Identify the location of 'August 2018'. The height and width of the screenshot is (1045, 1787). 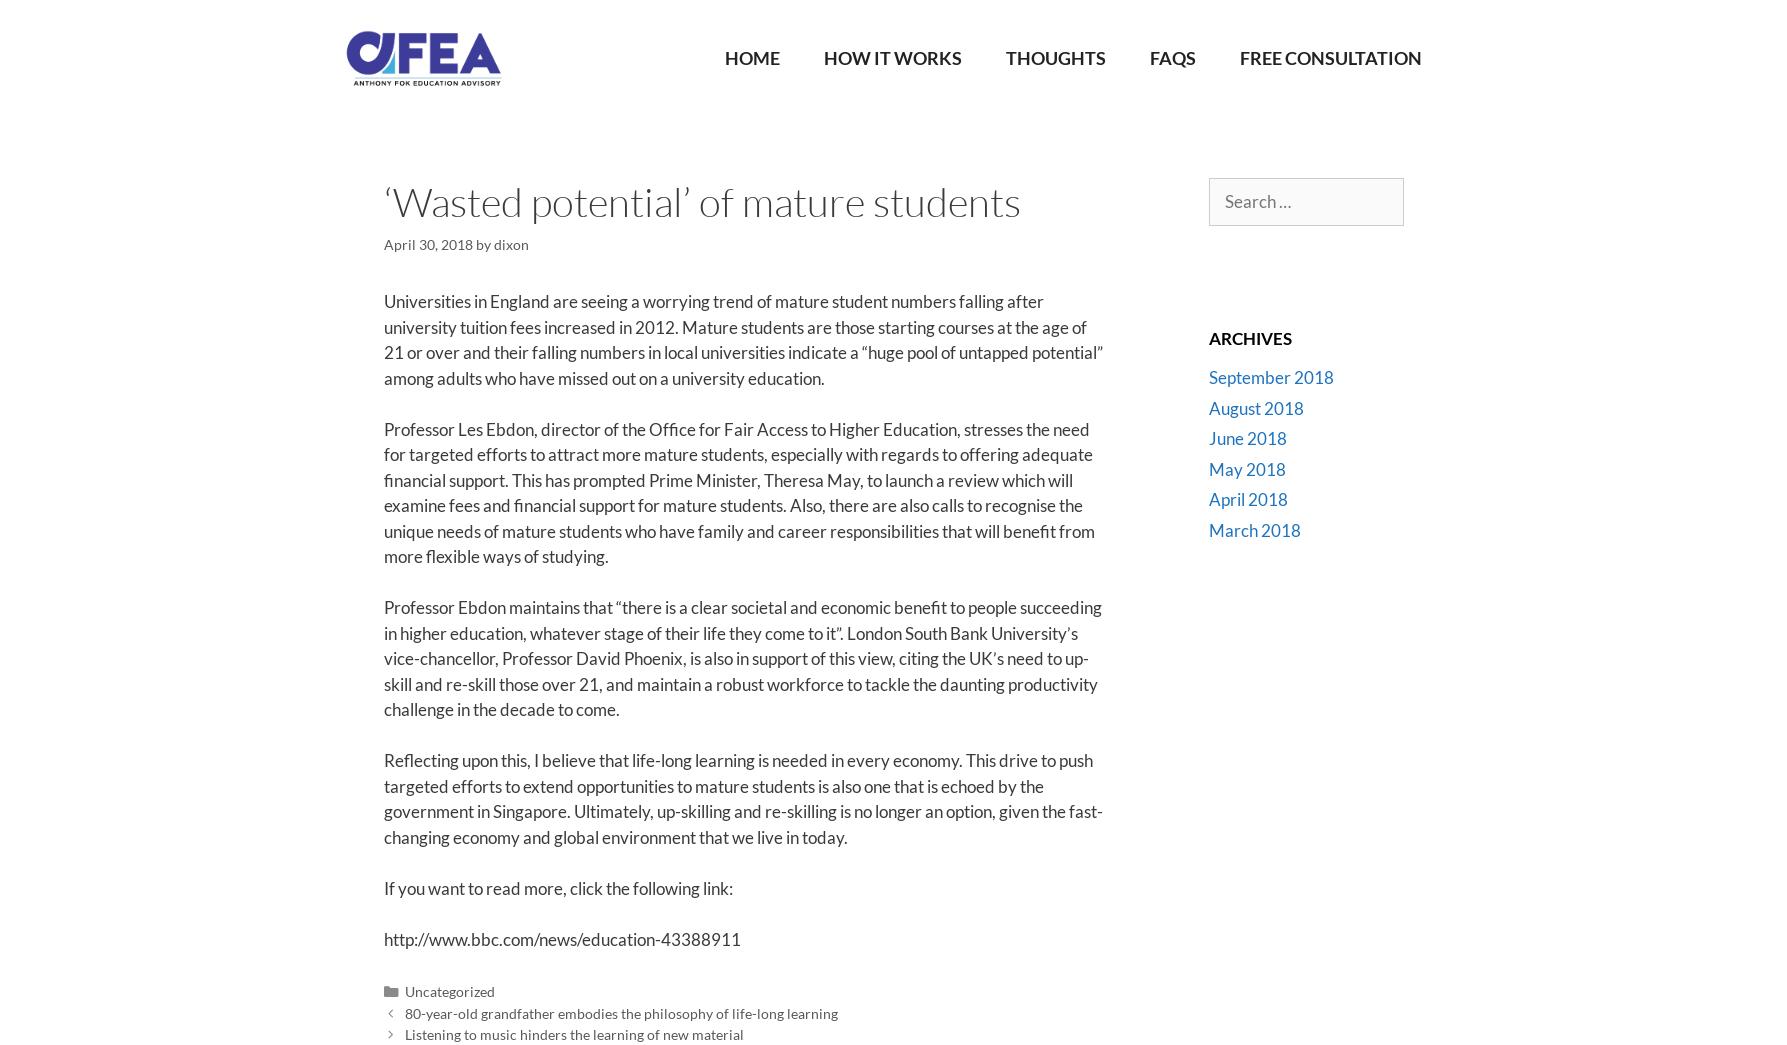
(1254, 407).